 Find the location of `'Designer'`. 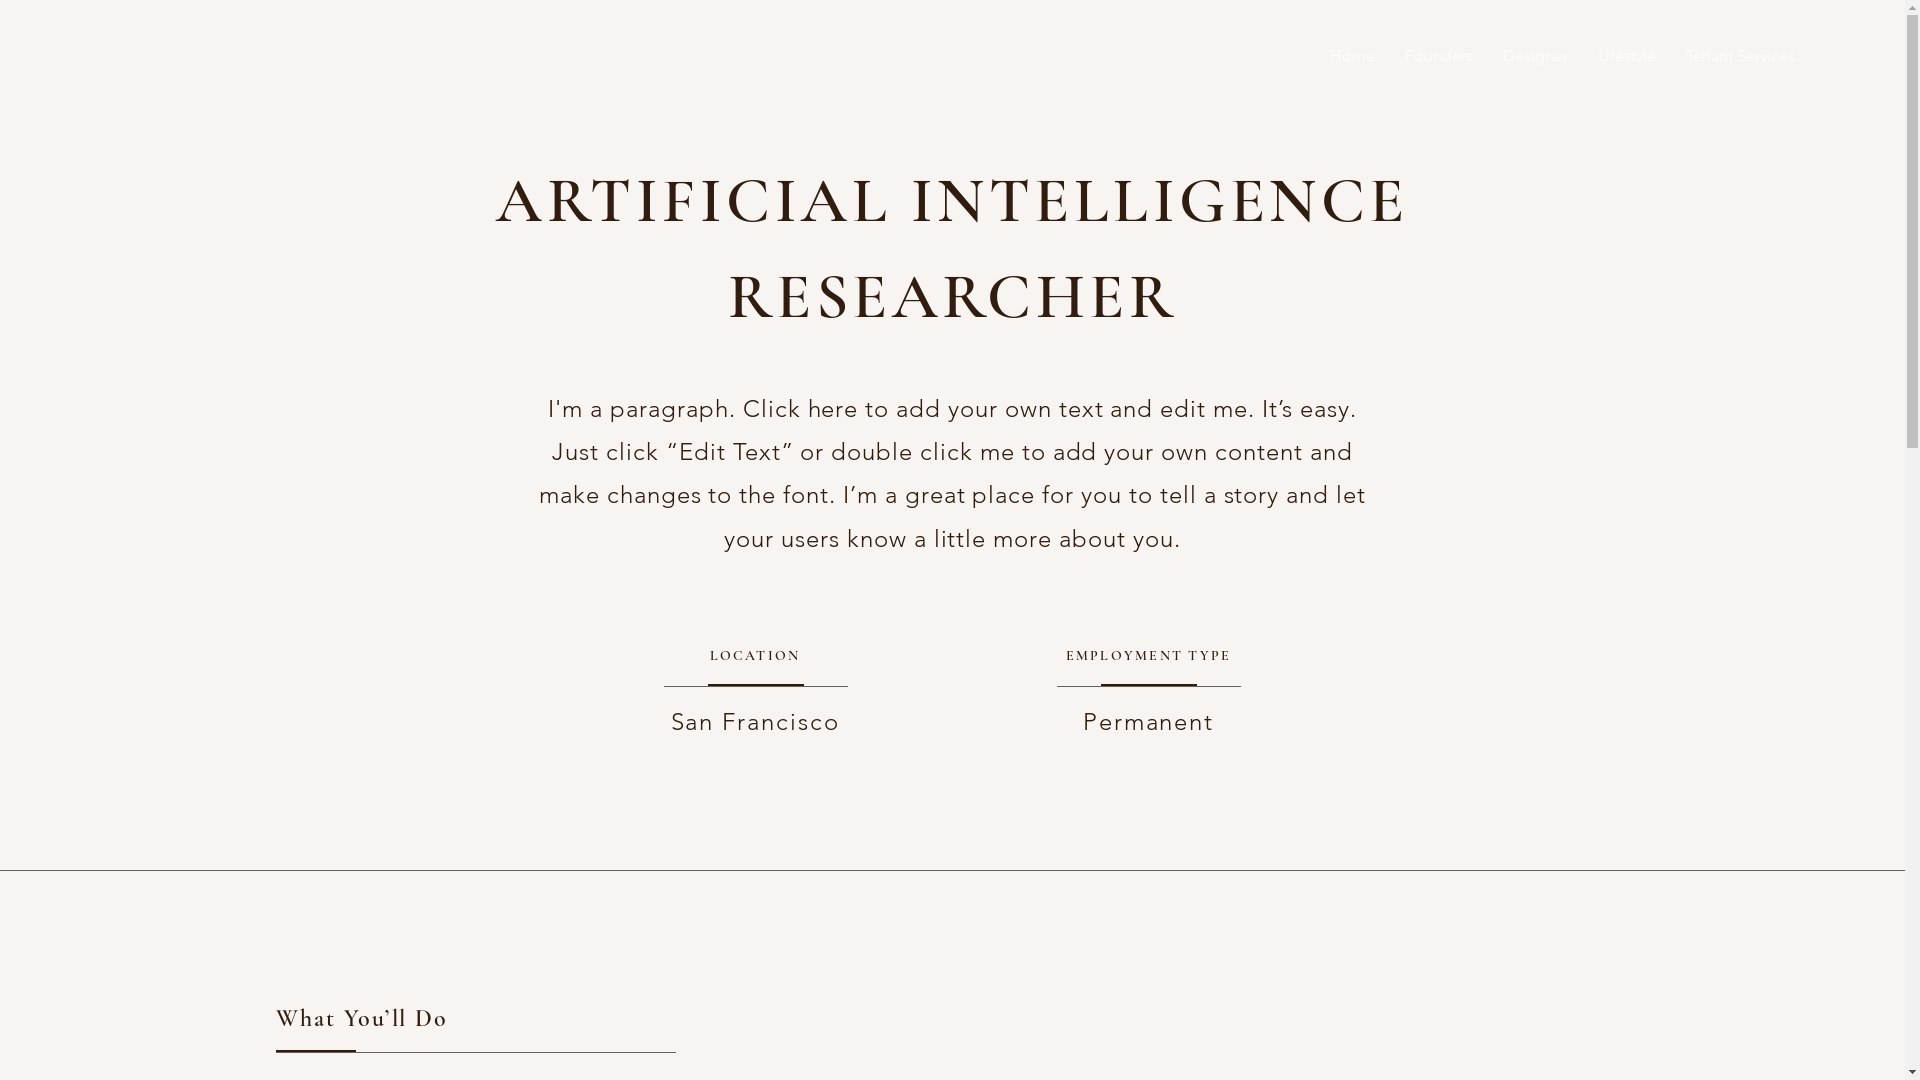

'Designer' is located at coordinates (1534, 55).